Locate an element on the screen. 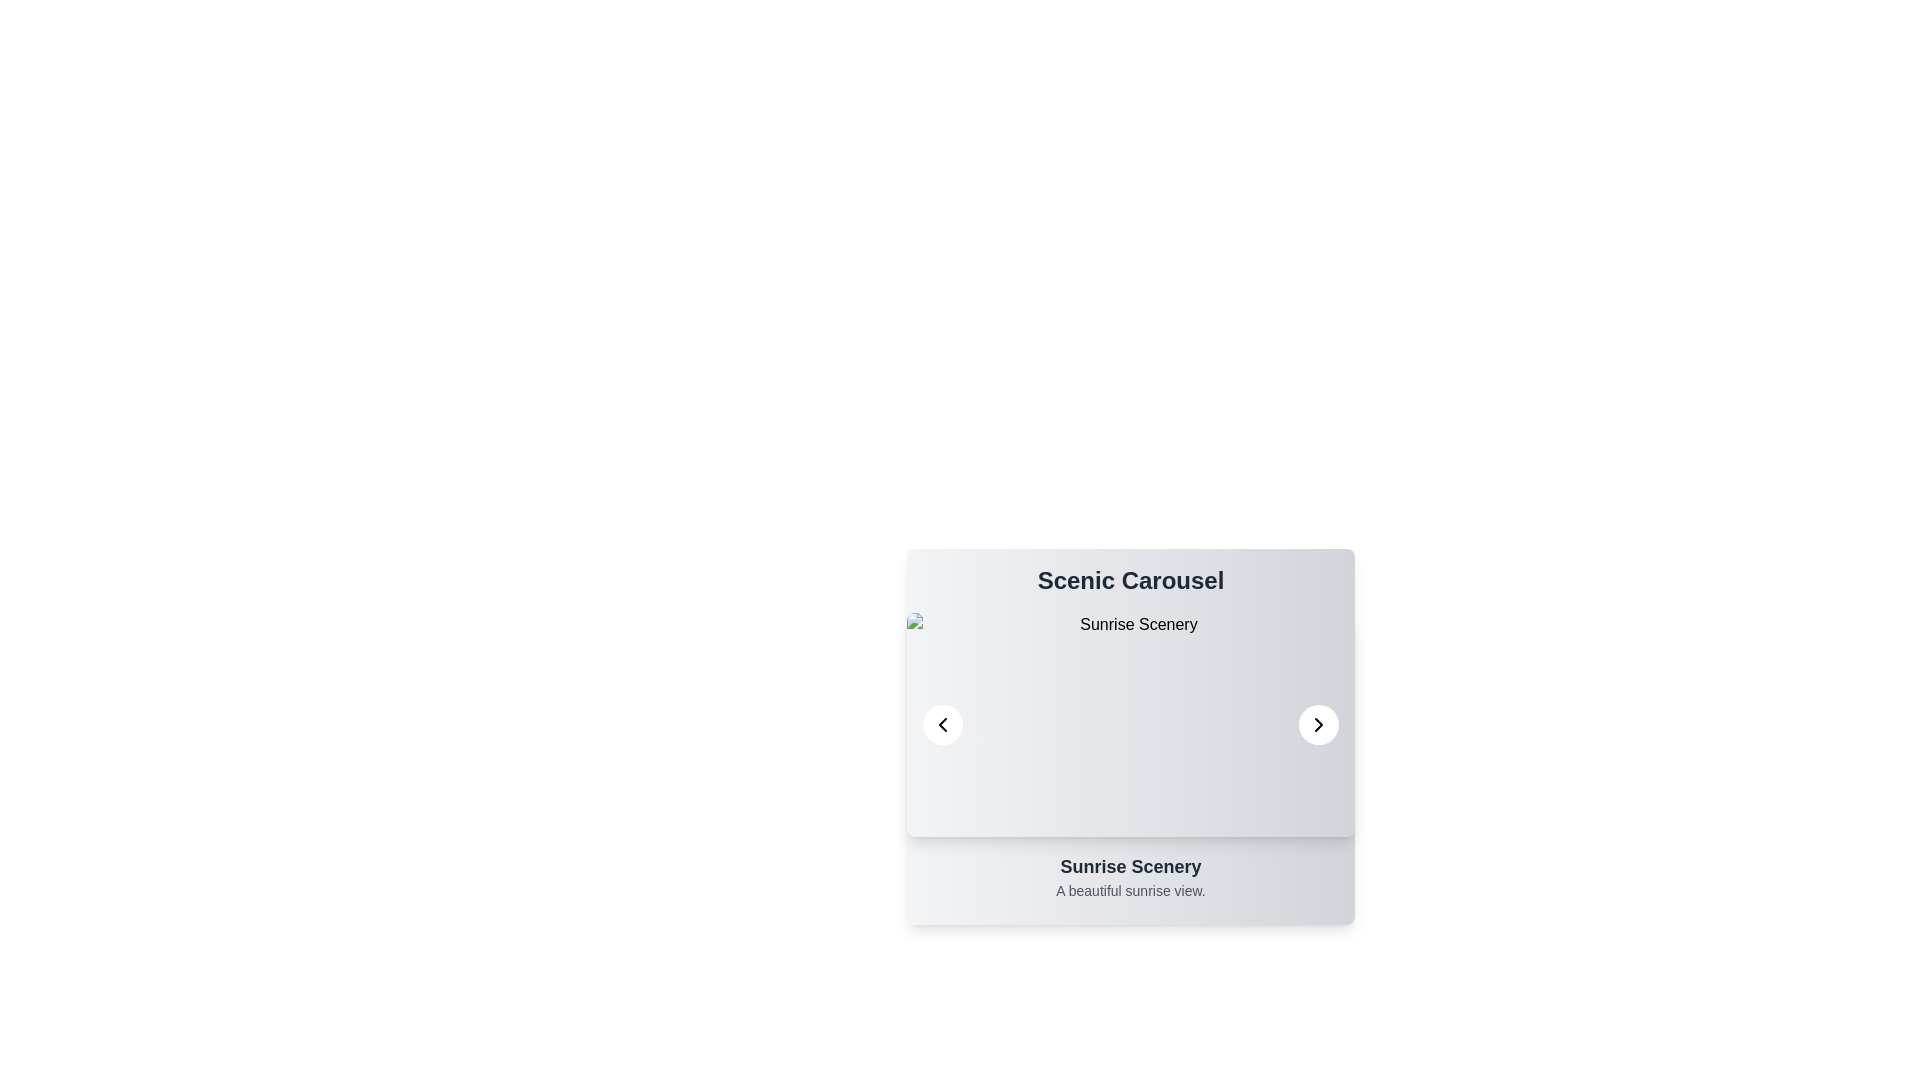  right navigation button to view the next item is located at coordinates (1319, 725).